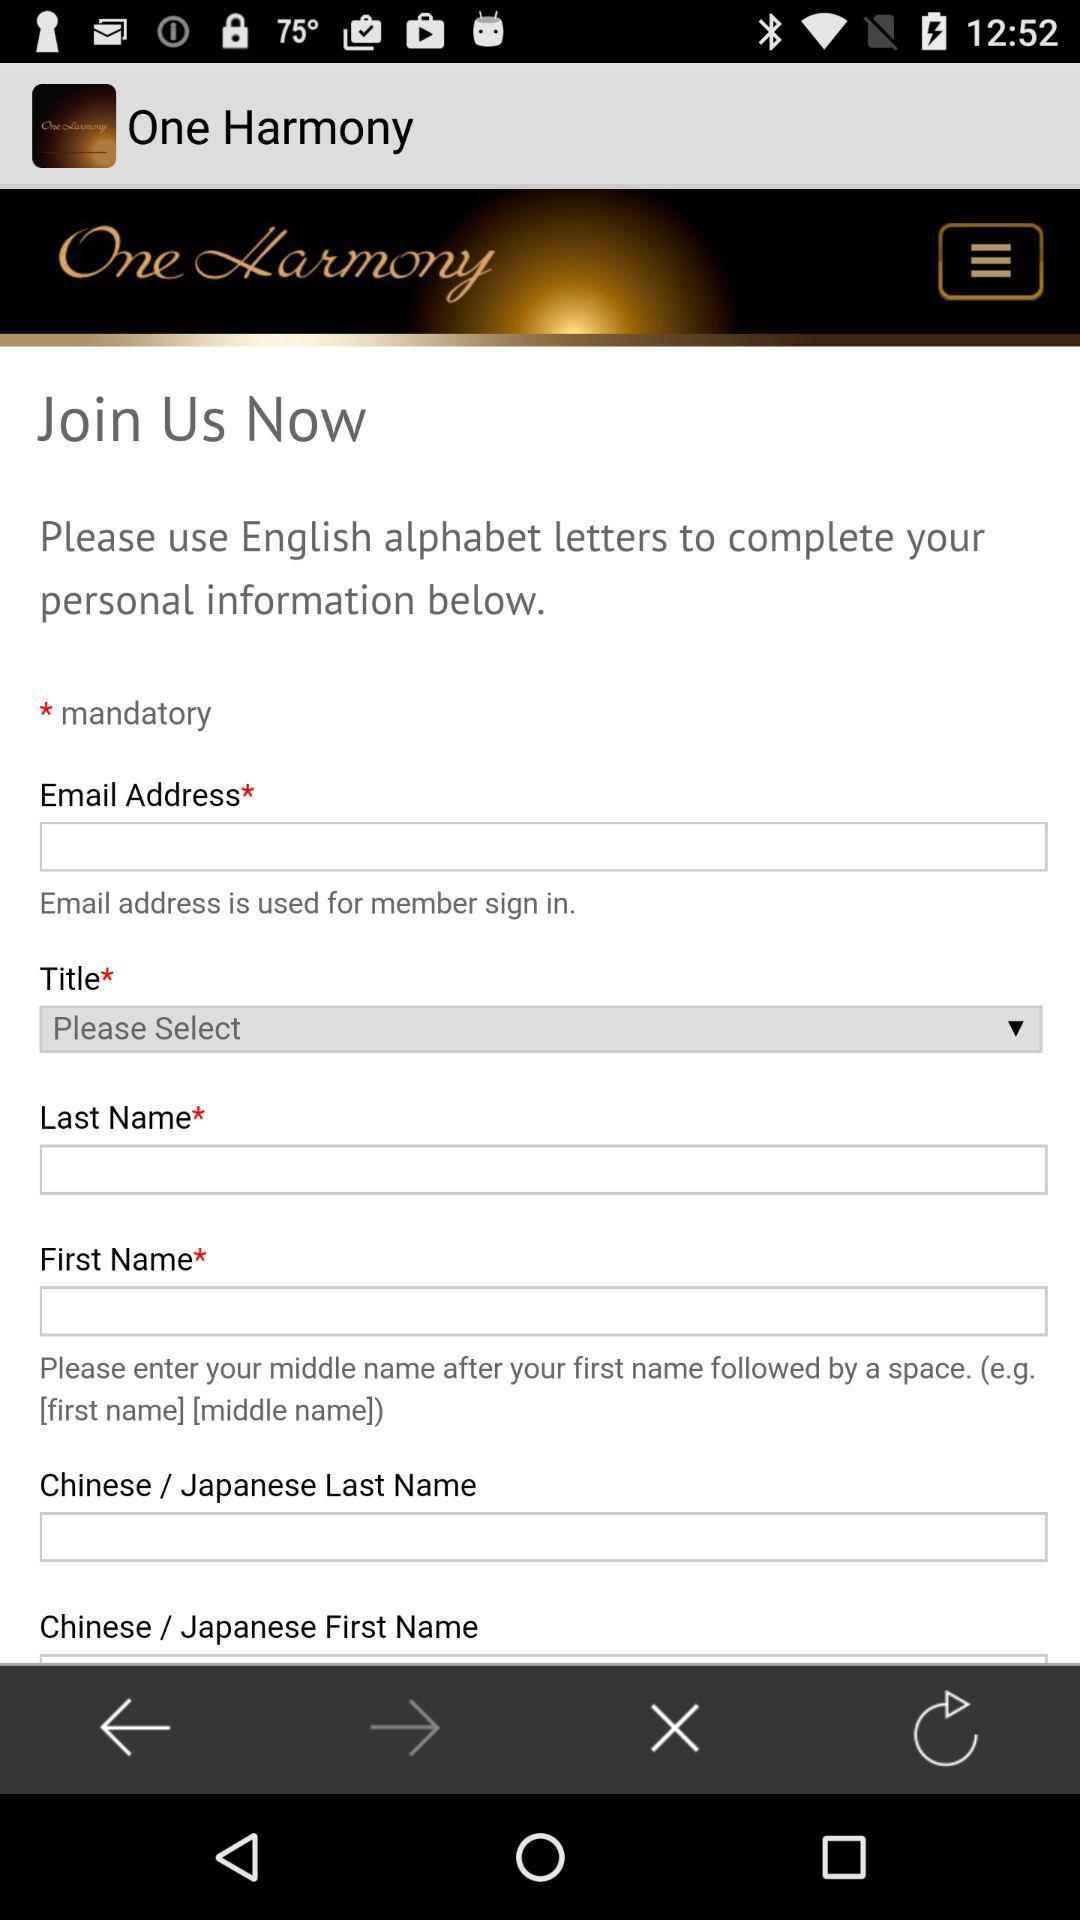  I want to click on the close icon, so click(675, 1848).